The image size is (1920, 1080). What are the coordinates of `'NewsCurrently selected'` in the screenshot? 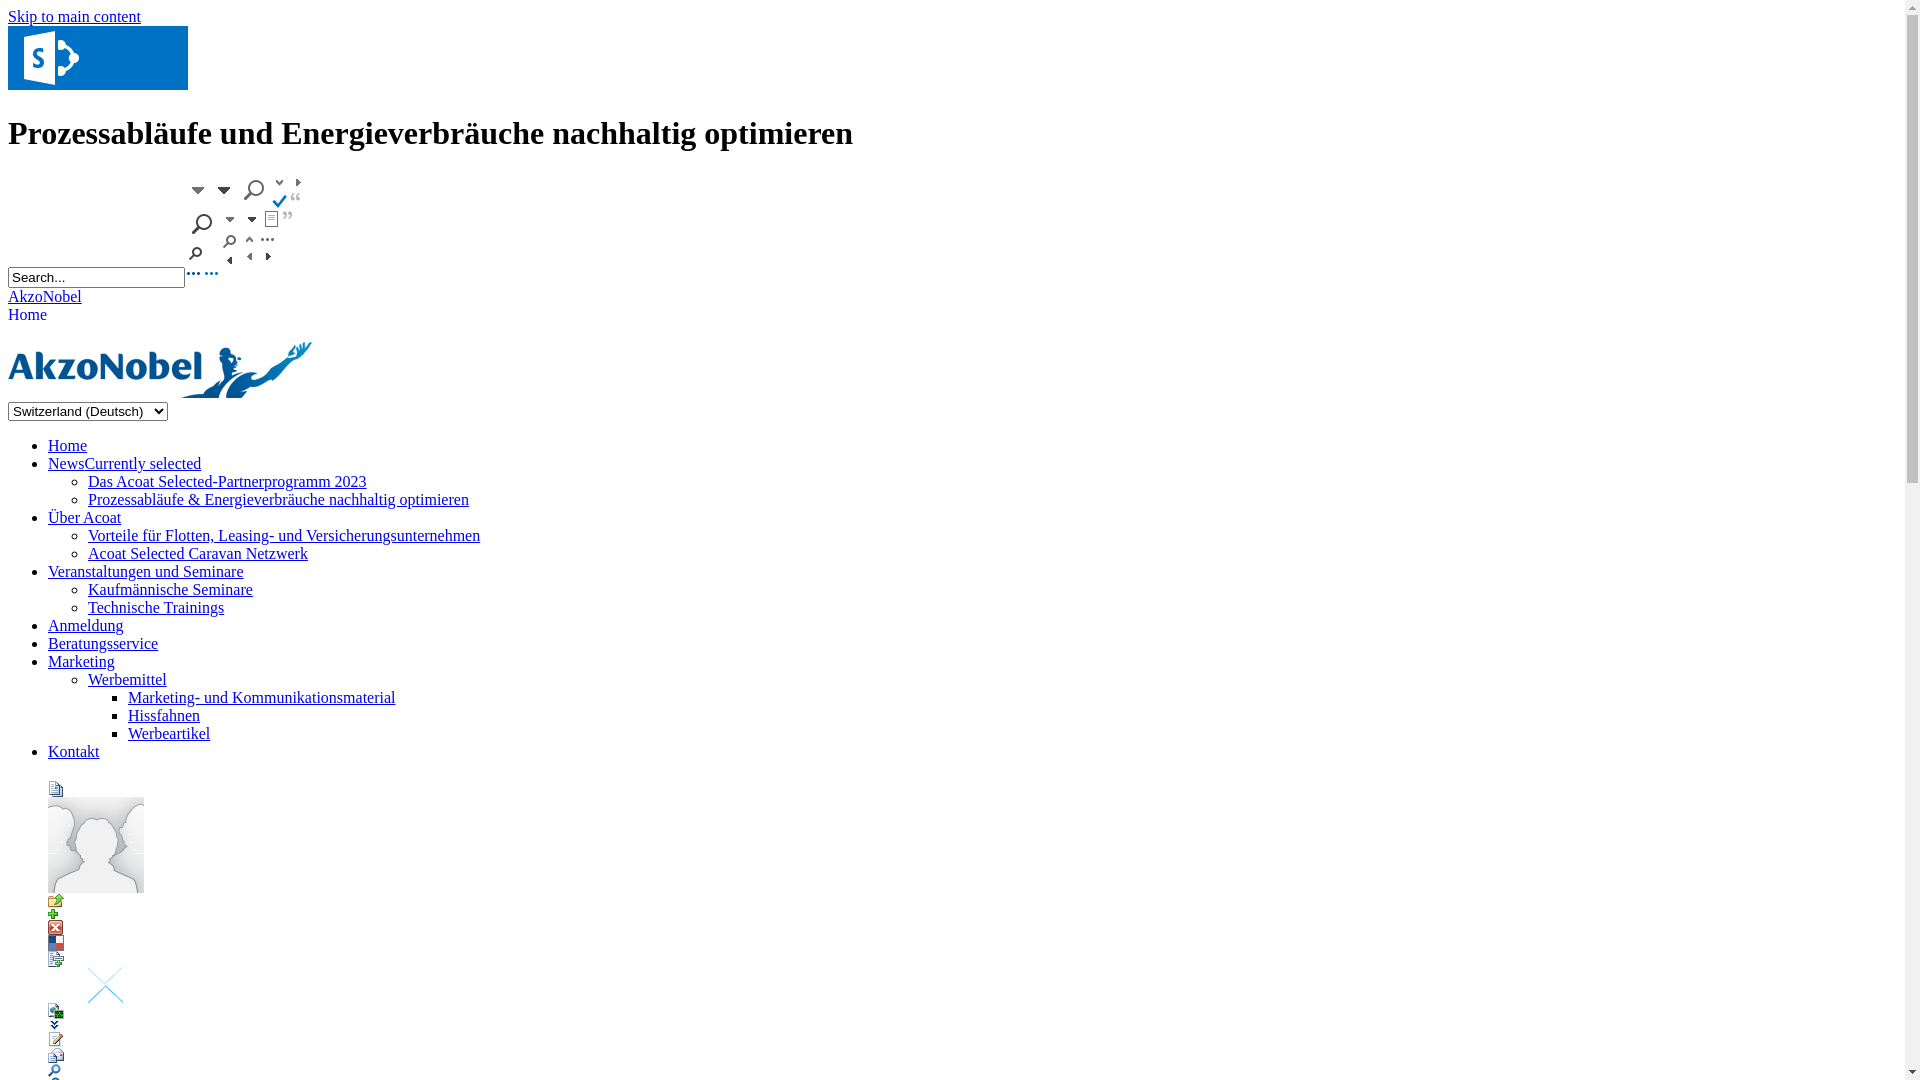 It's located at (123, 463).